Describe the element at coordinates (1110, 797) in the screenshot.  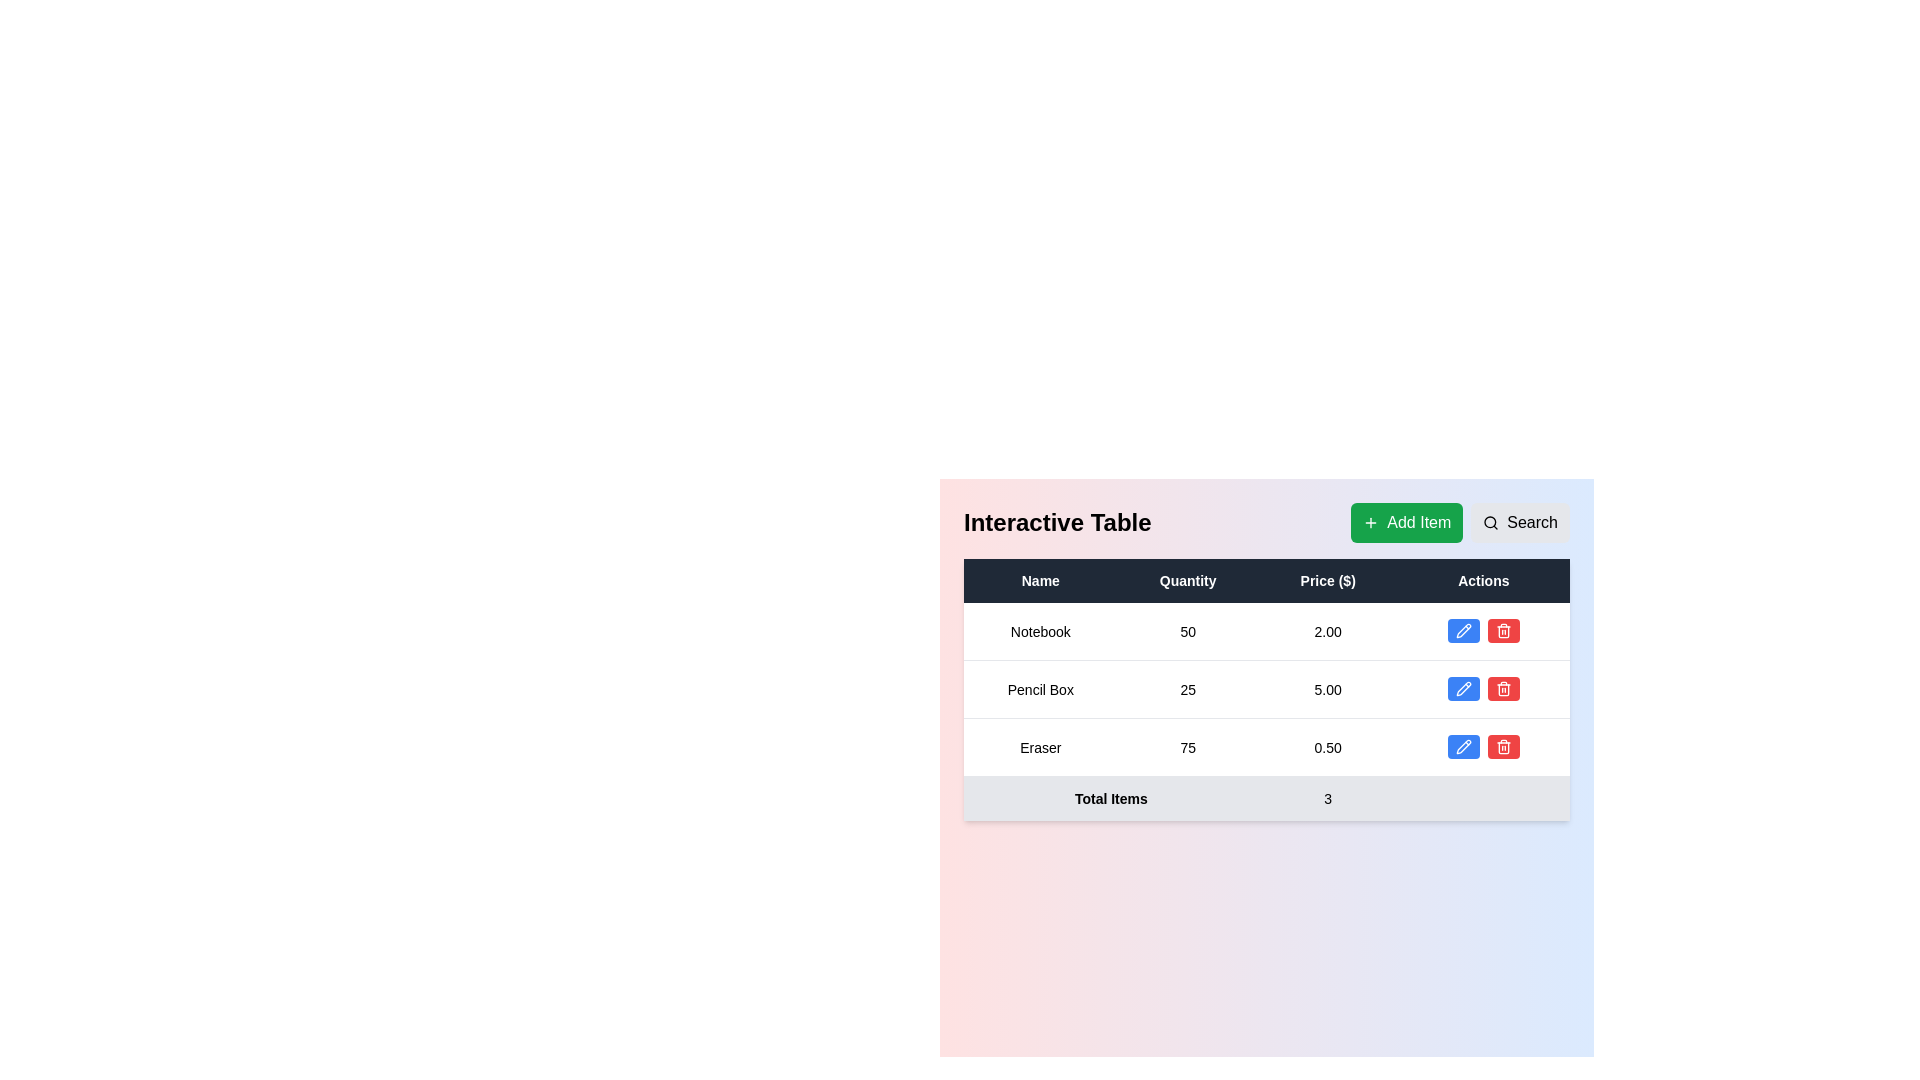
I see `the 'Total Items' static text label located in the footer of the data table, which is styled in bold and centered alignment` at that location.